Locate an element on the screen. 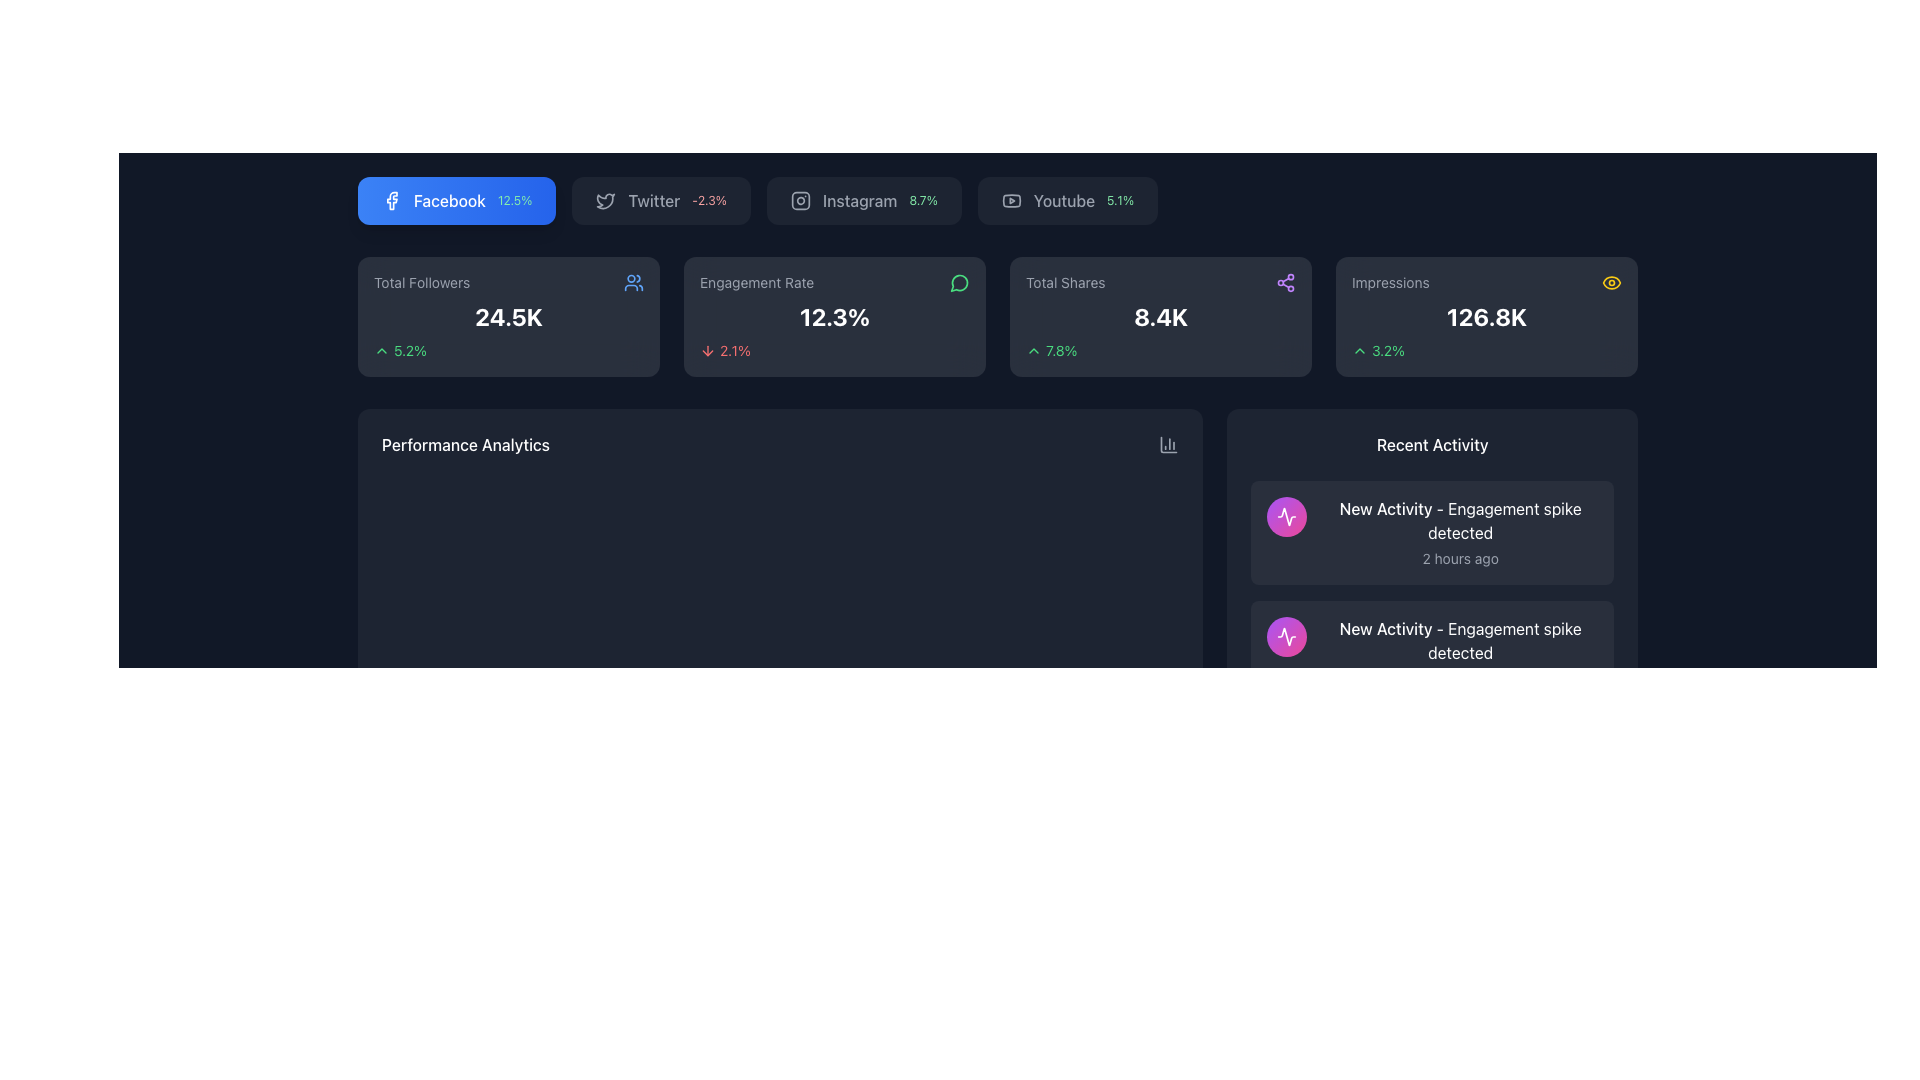 The image size is (1920, 1080). text label displaying '126.8K' which indicates the count of impressions, prominently featured in a card under the header 'Impressions' is located at coordinates (1487, 315).